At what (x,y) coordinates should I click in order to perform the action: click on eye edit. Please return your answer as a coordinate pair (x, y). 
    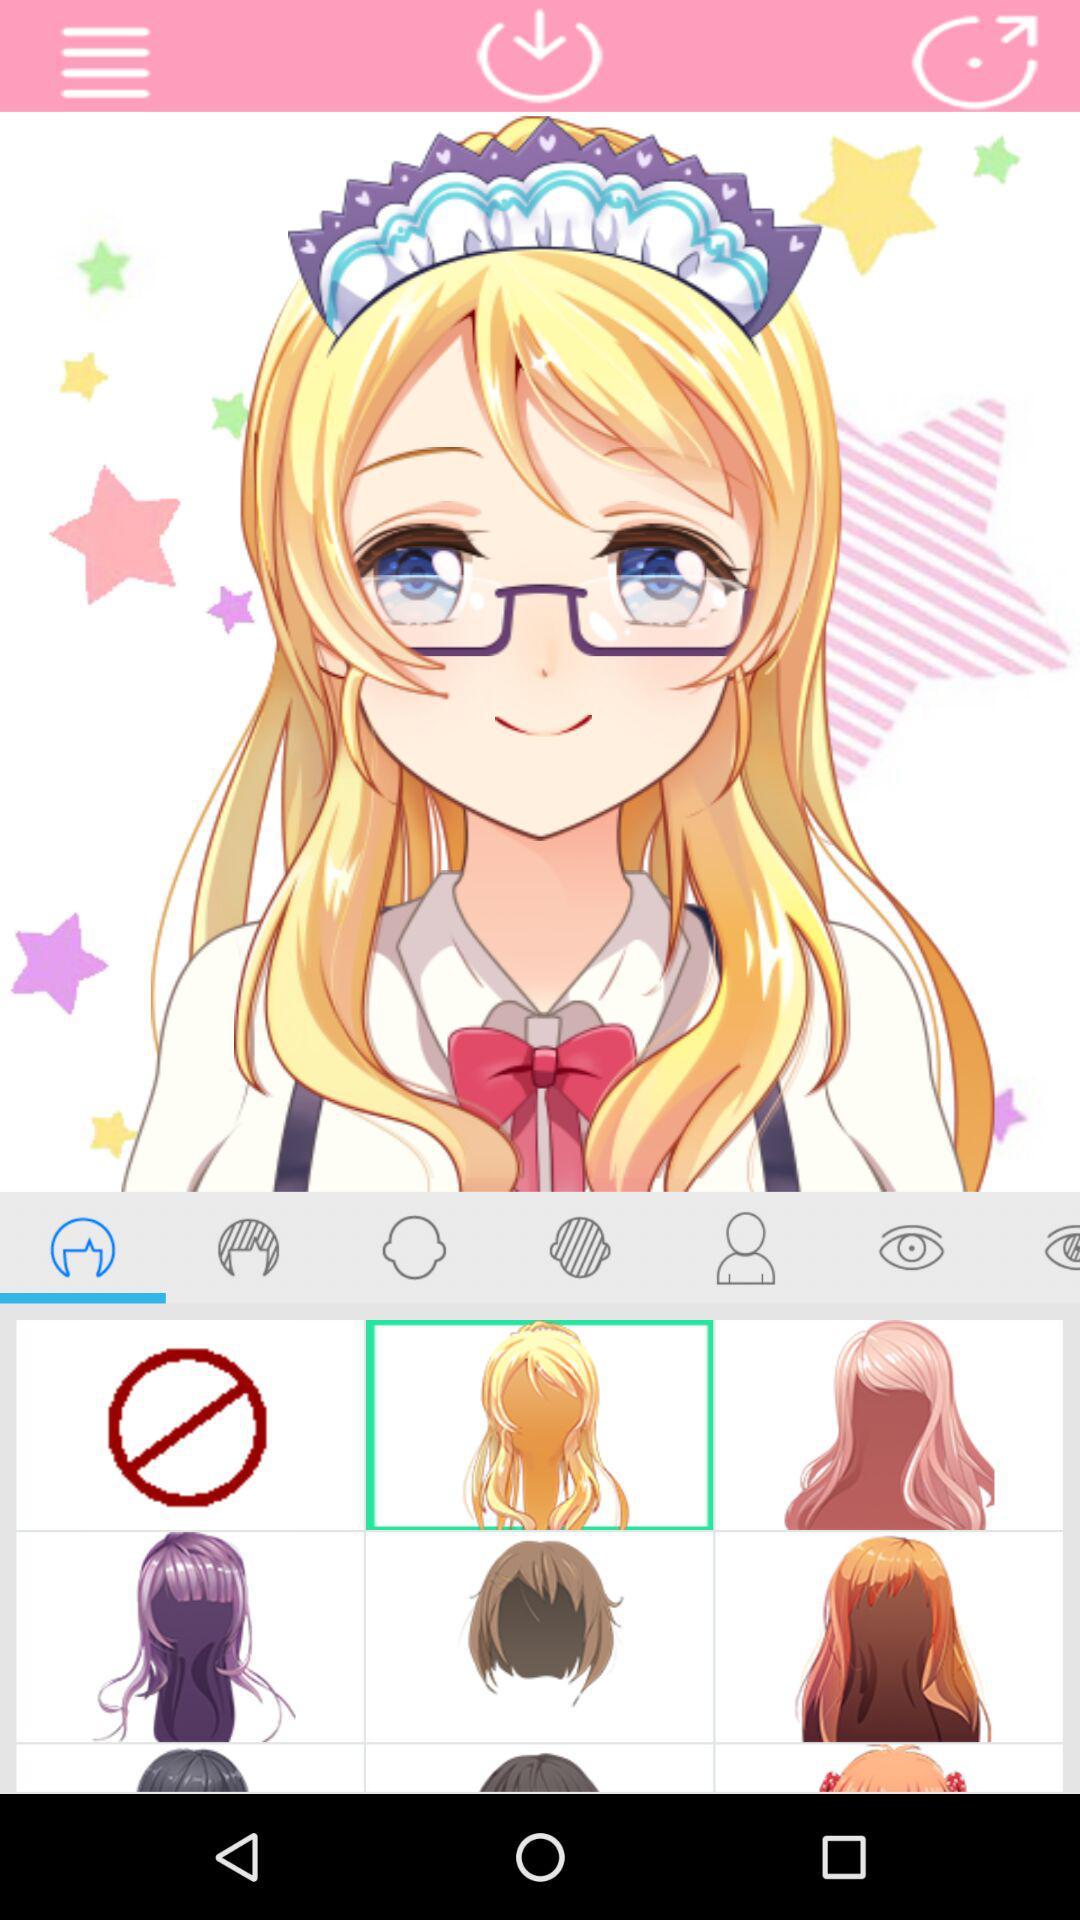
    Looking at the image, I should click on (911, 1246).